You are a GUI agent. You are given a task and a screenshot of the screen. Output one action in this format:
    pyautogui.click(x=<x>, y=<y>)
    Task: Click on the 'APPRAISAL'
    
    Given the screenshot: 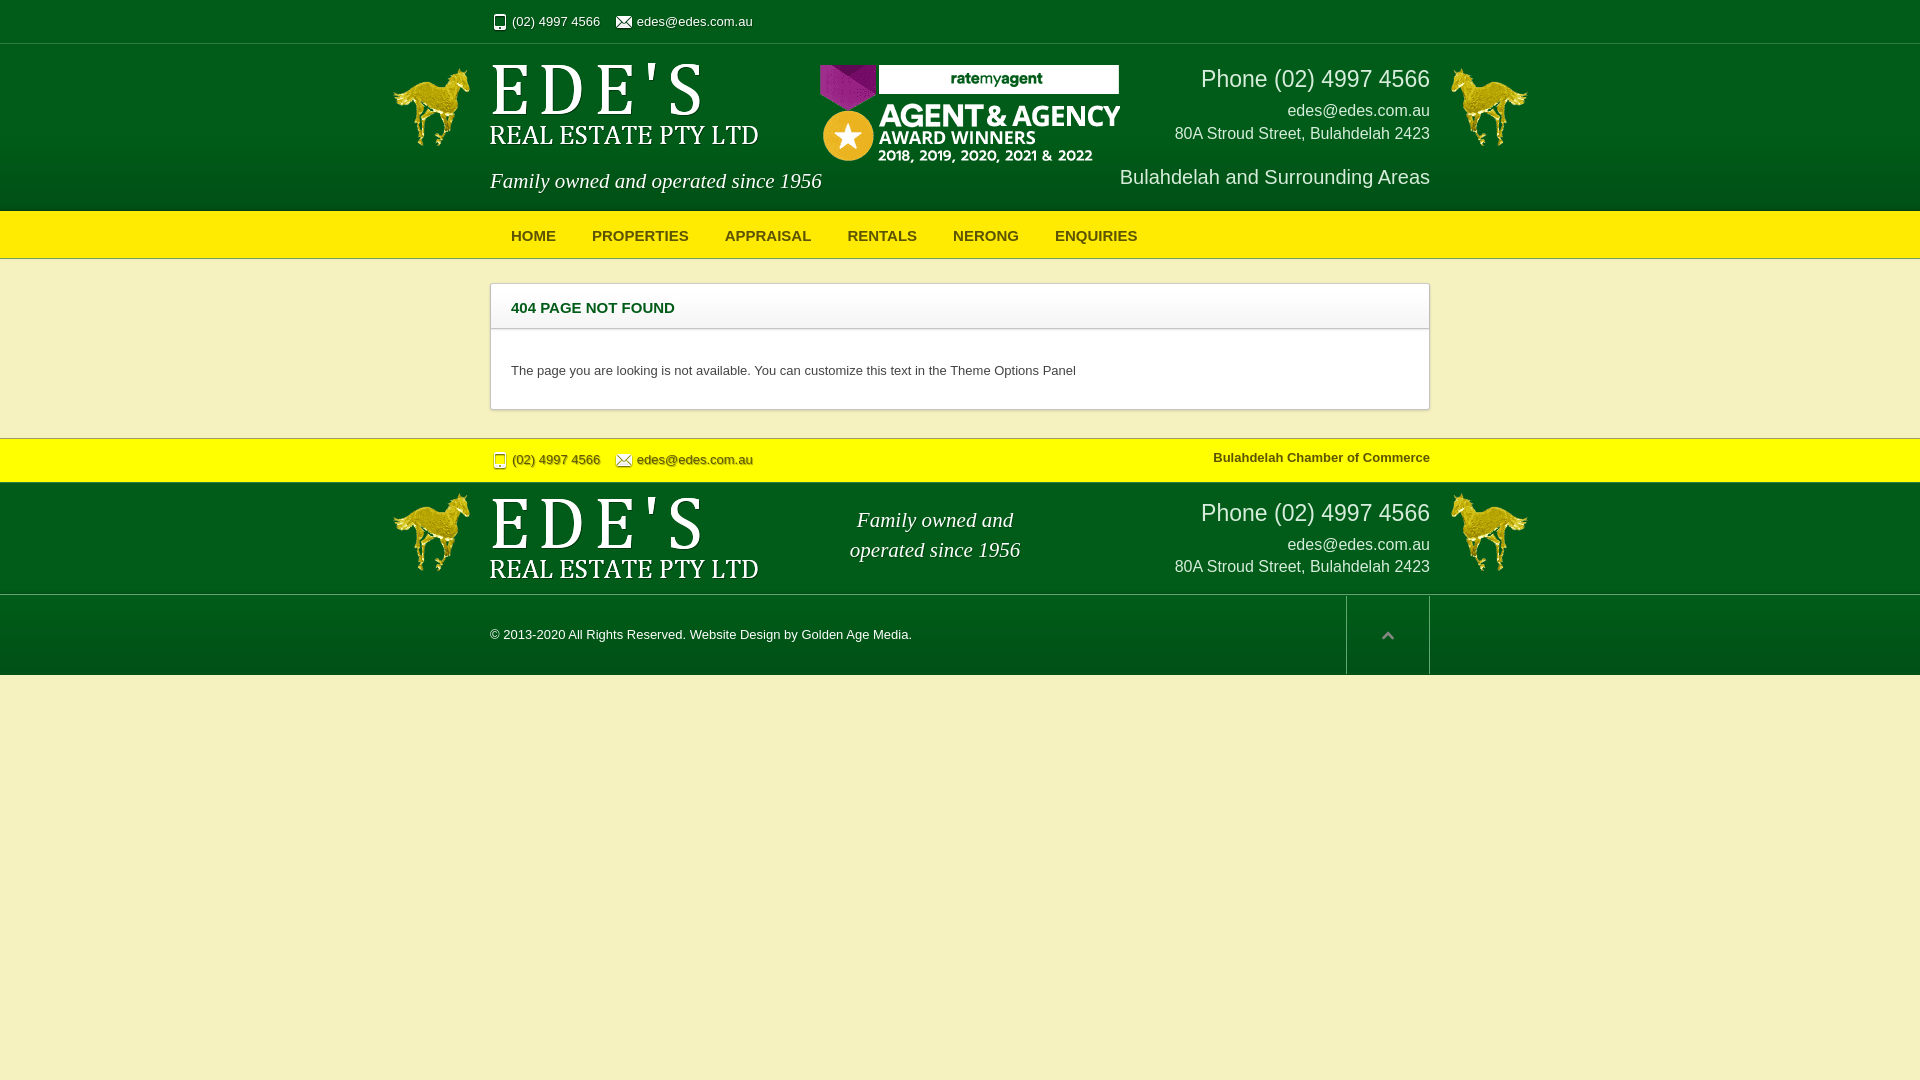 What is the action you would take?
    pyautogui.click(x=767, y=233)
    